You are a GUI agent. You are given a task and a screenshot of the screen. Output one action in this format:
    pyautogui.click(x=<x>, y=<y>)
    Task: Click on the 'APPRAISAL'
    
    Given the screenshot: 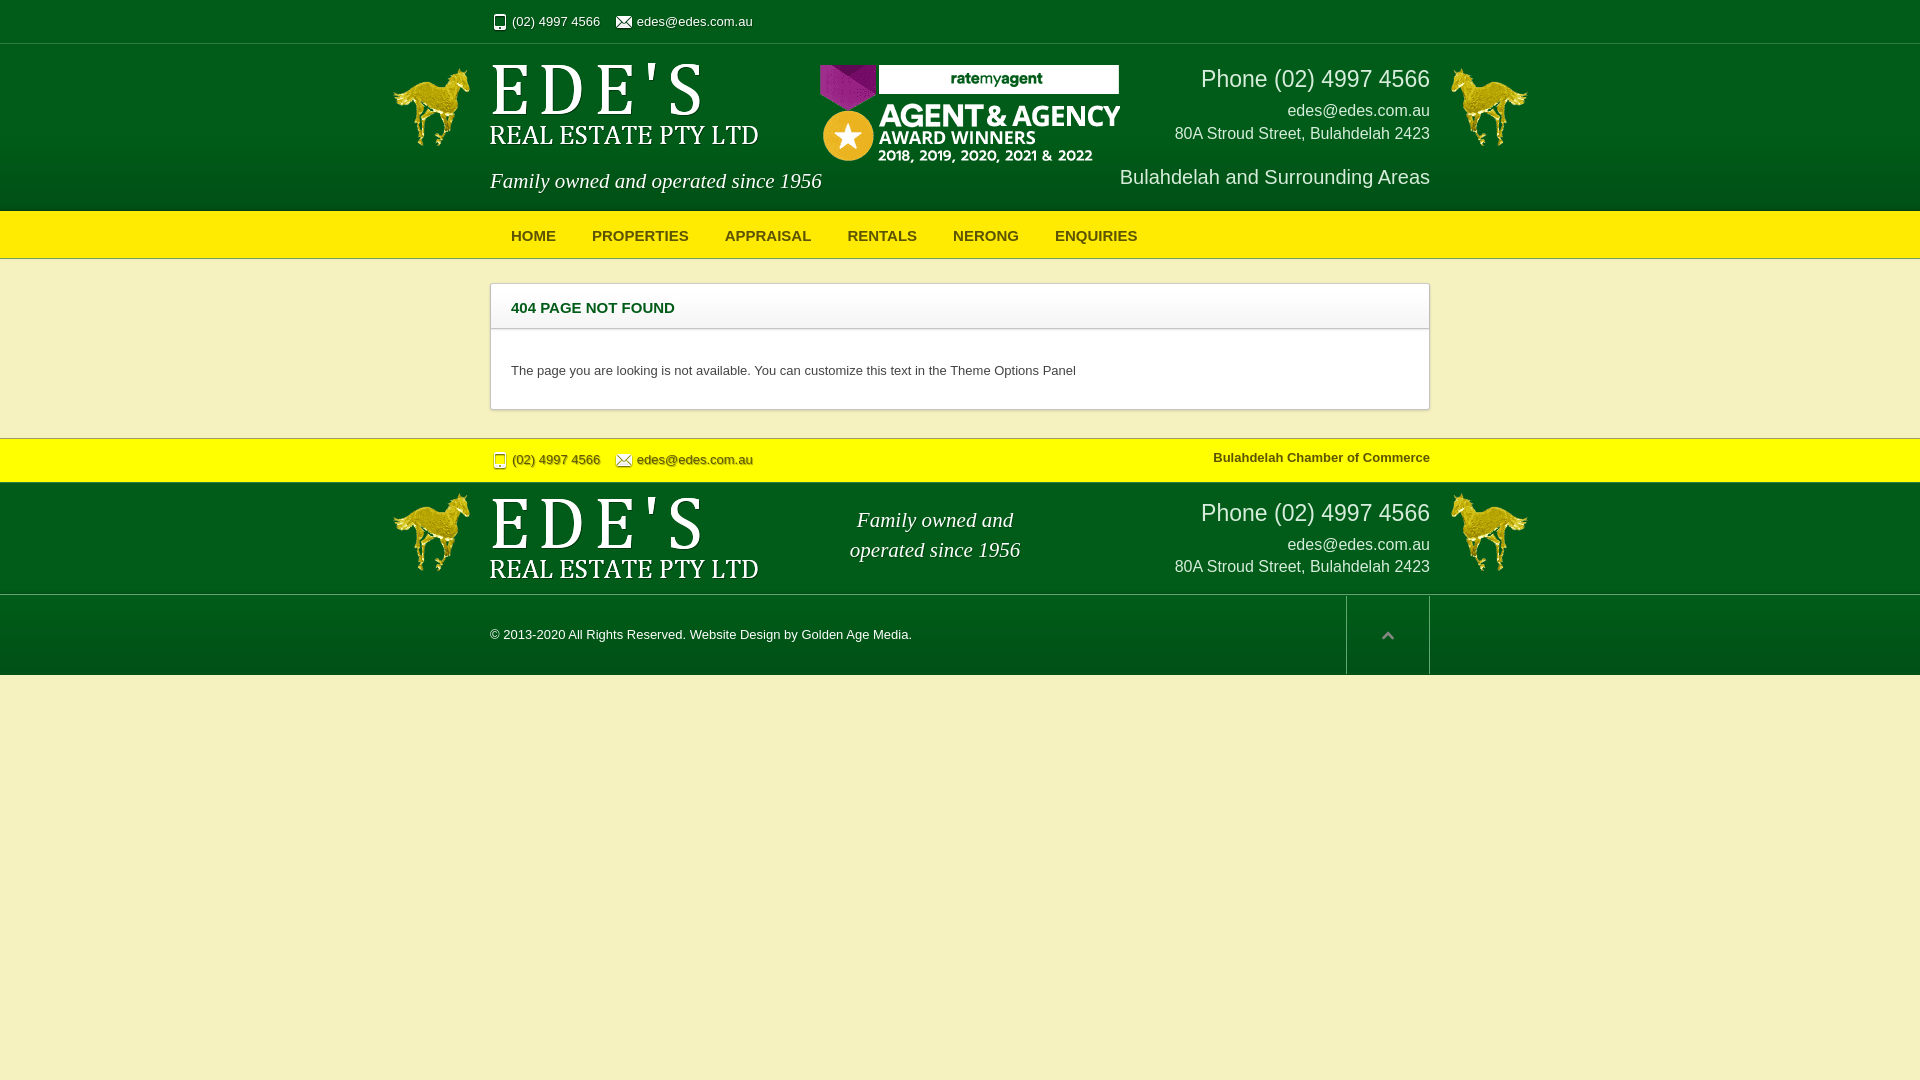 What is the action you would take?
    pyautogui.click(x=767, y=233)
    